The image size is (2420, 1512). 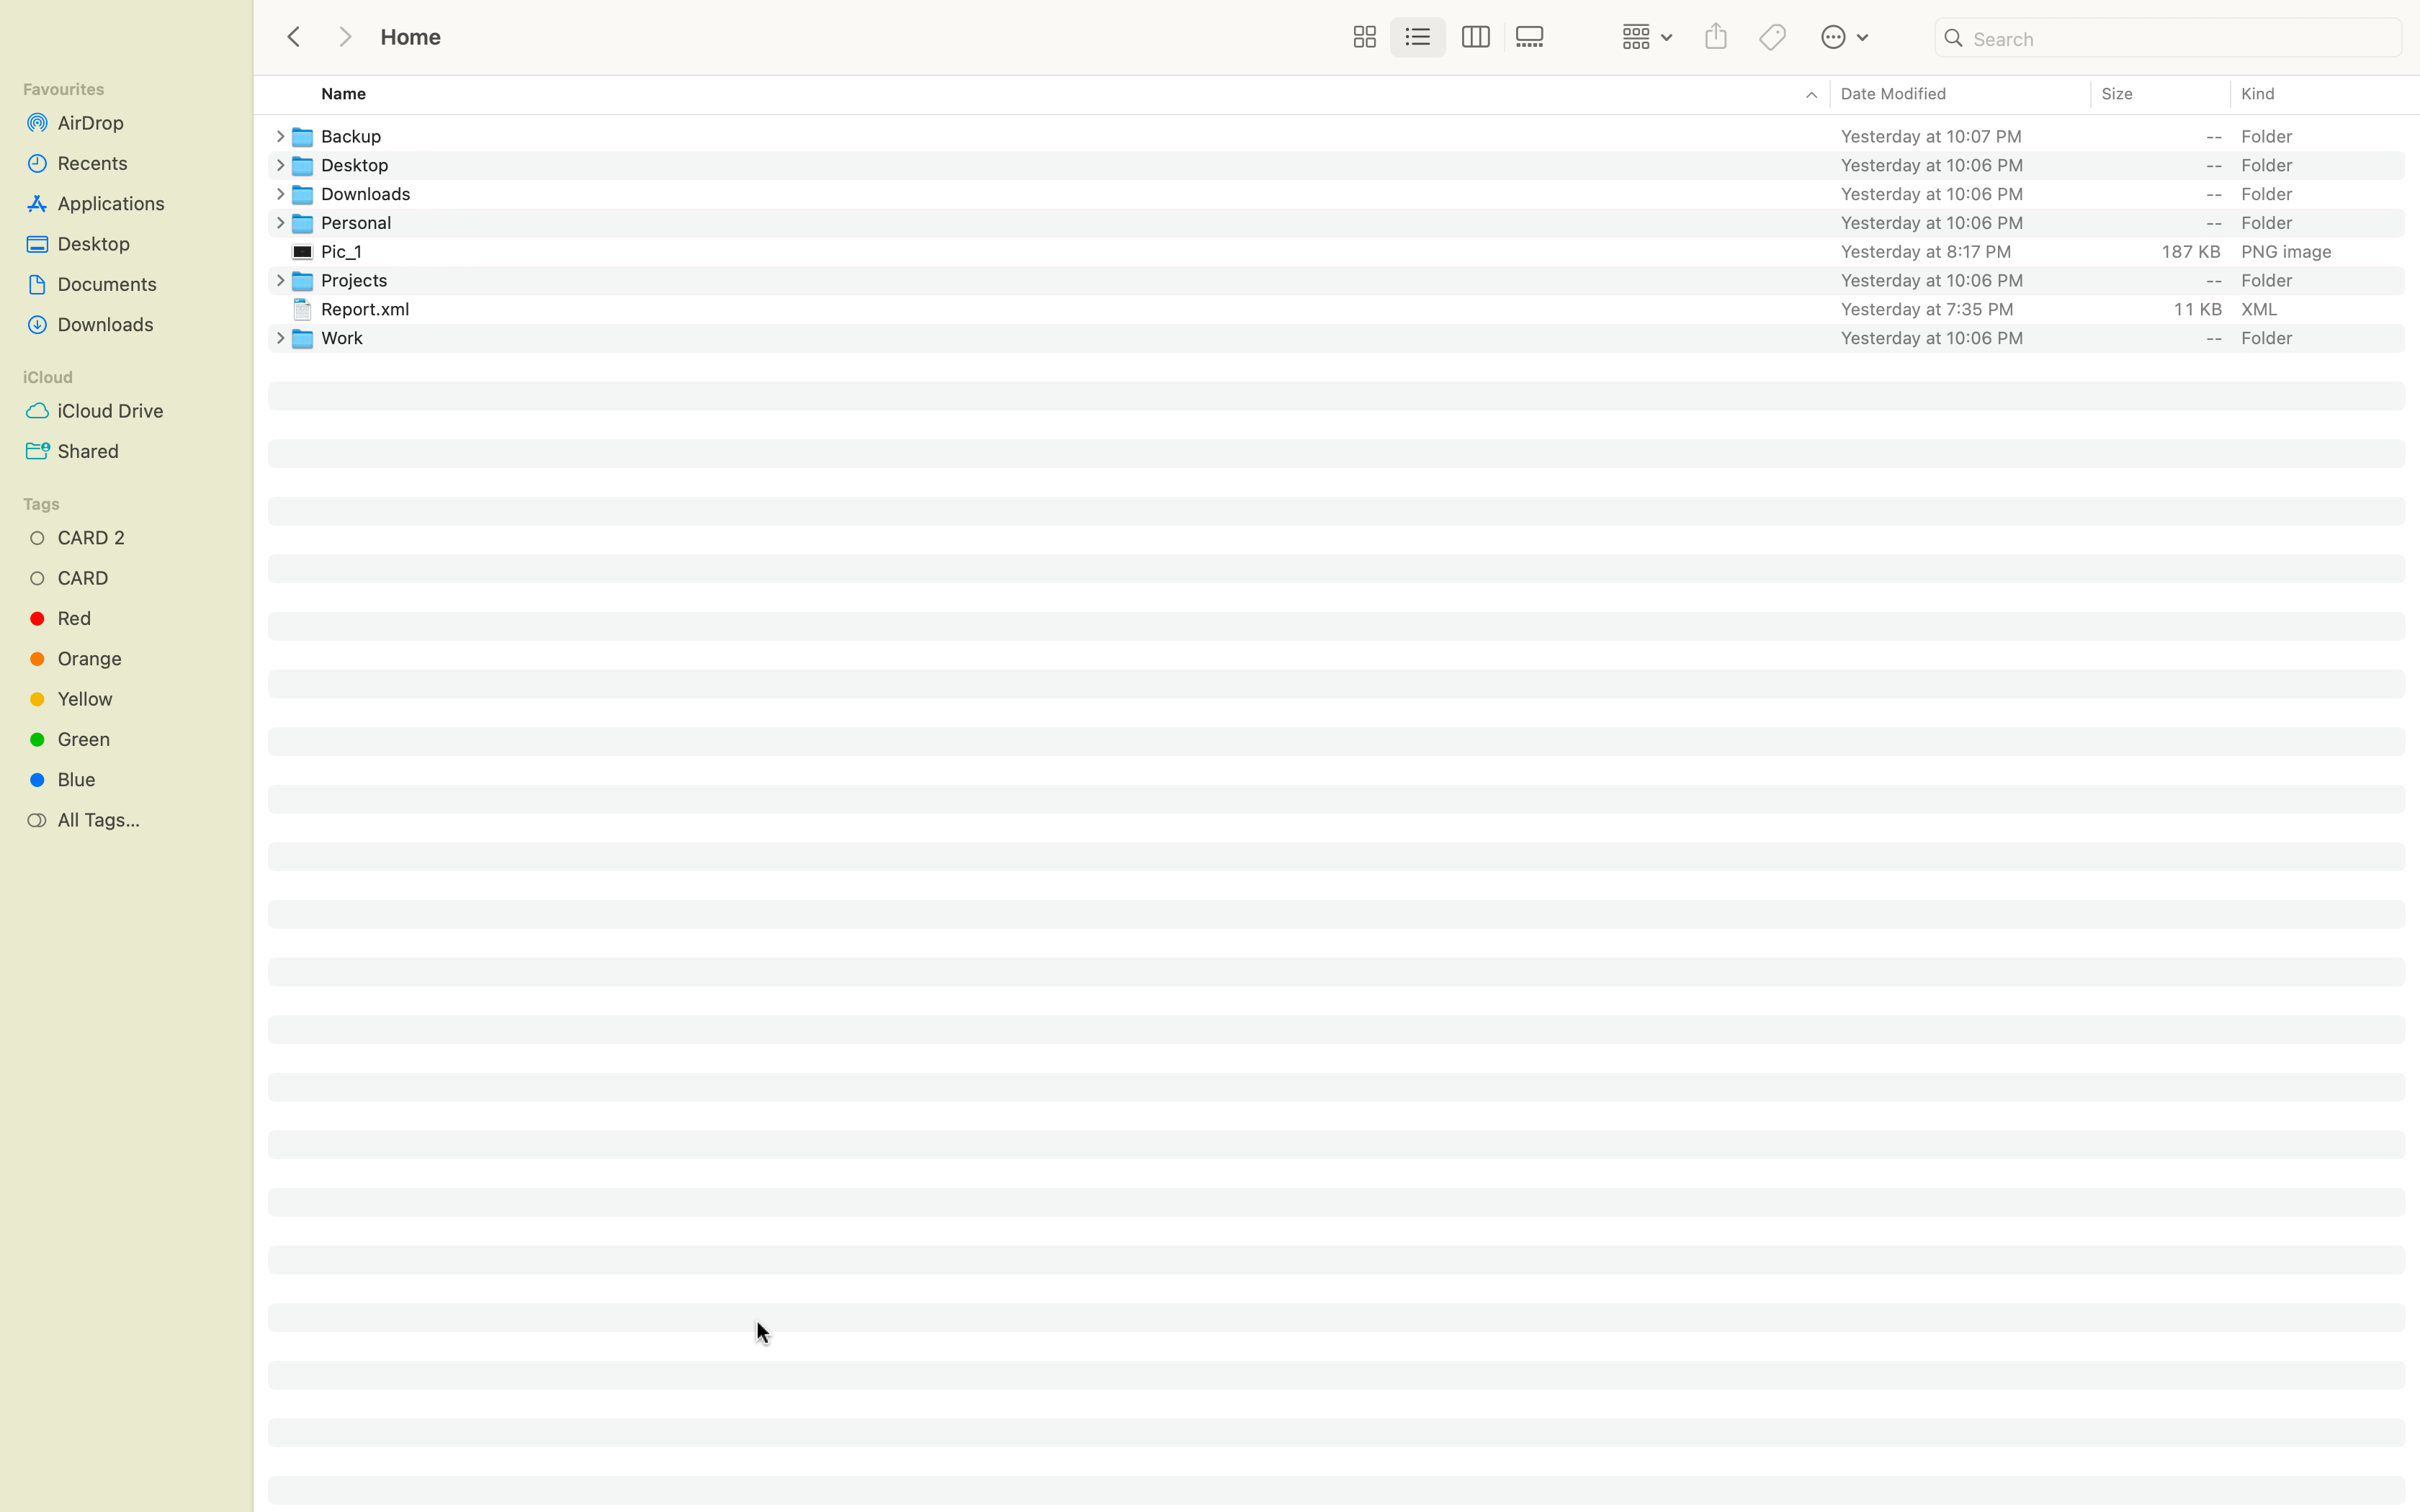 I want to click on Organize the files based on size in increasing order, so click(x=2158, y=95).